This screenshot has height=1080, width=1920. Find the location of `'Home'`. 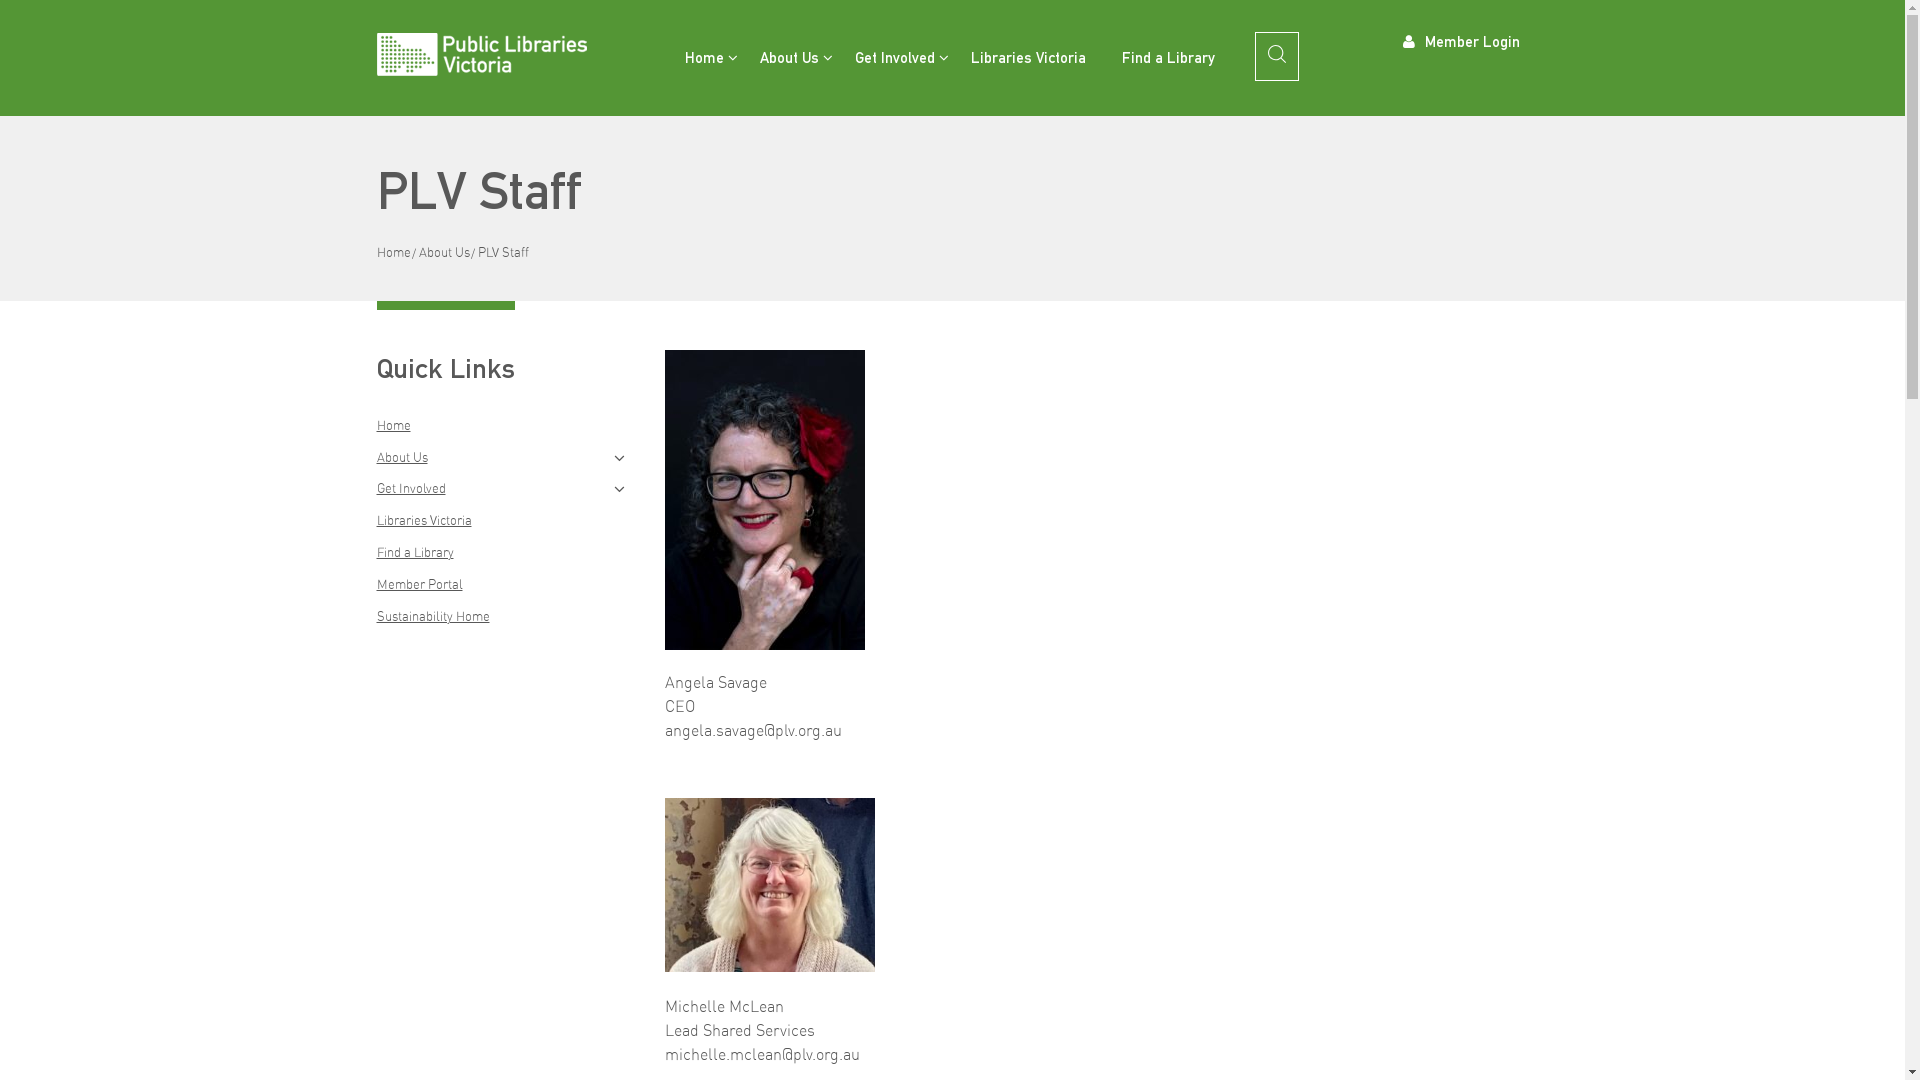

'Home' is located at coordinates (393, 250).